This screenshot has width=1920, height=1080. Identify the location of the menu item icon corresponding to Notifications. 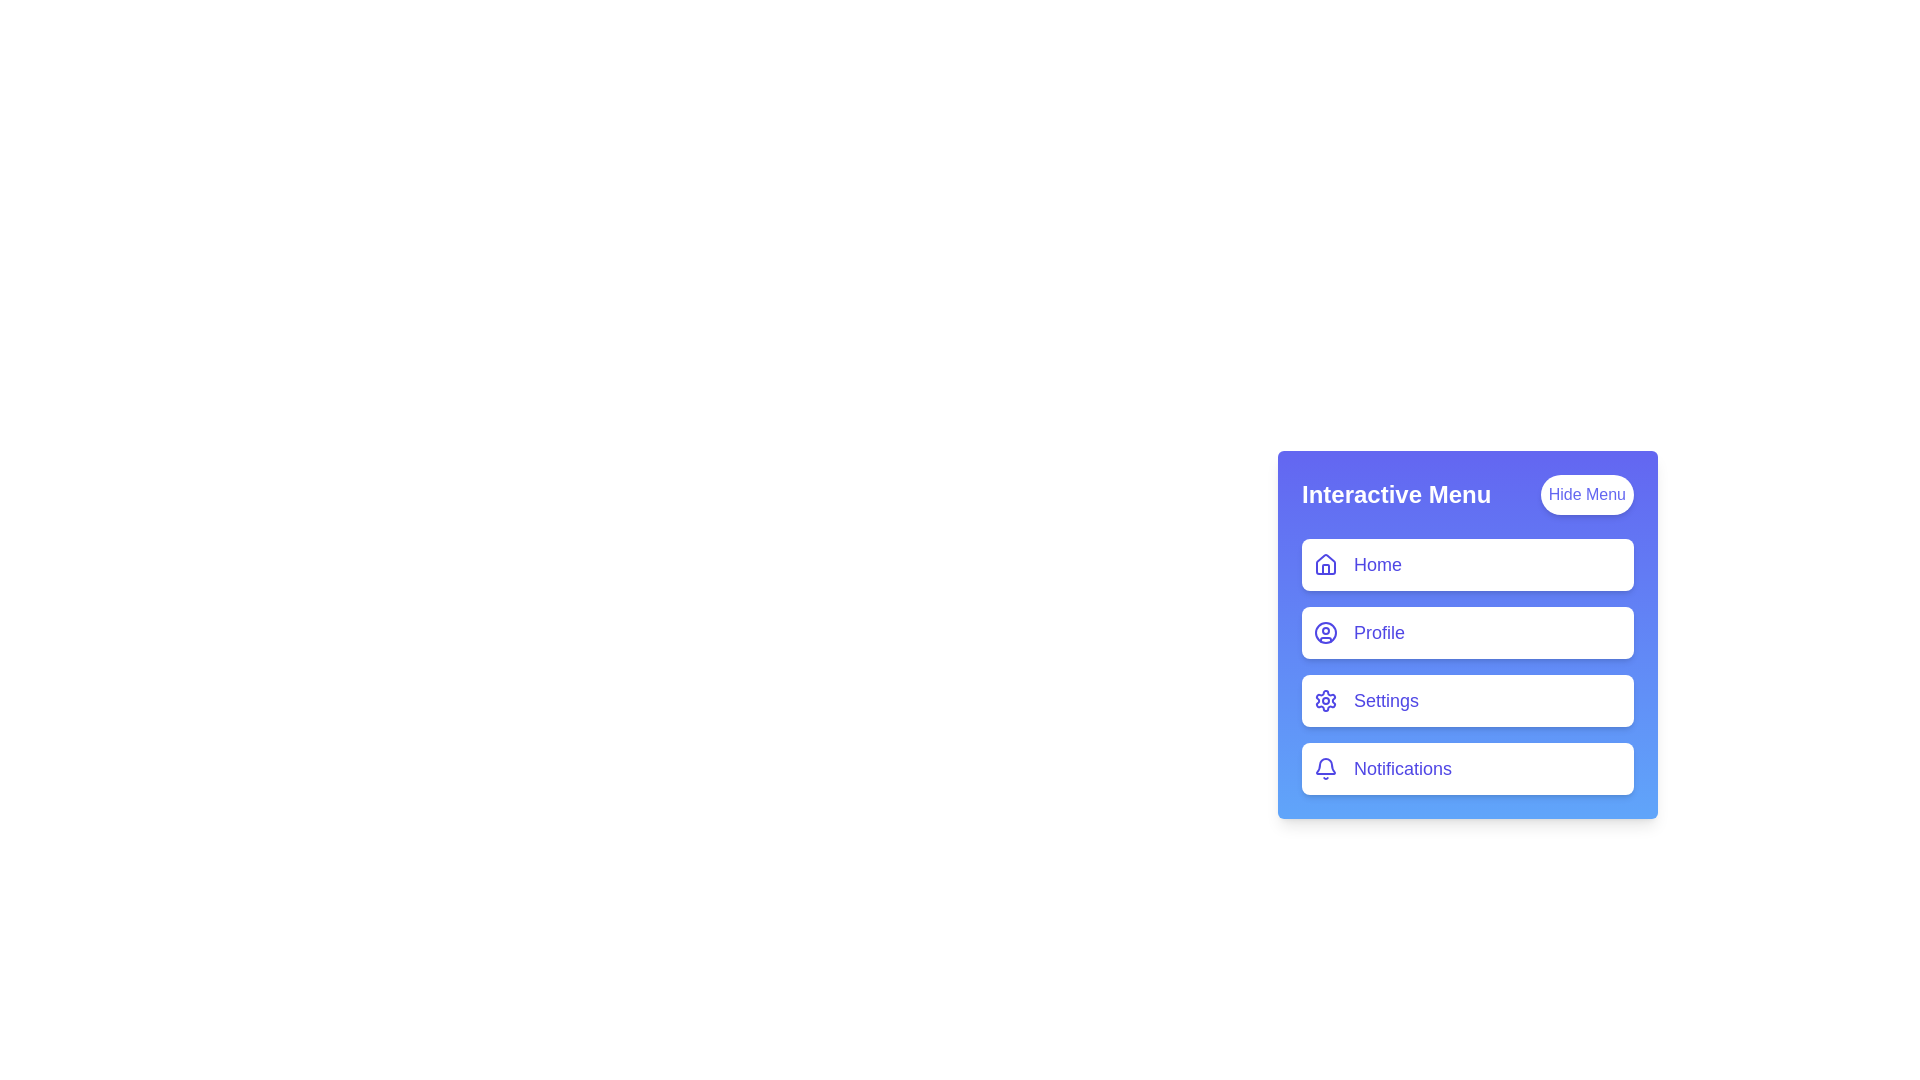
(1325, 767).